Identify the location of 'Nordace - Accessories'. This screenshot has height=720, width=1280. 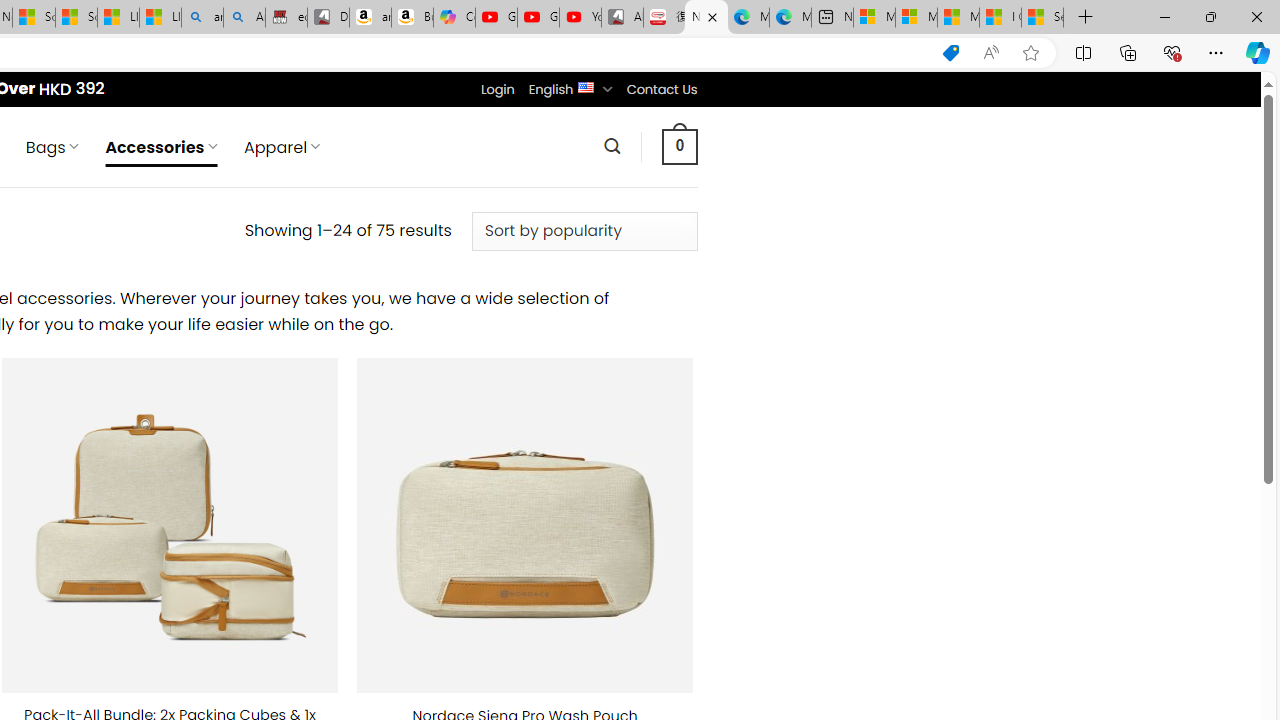
(706, 17).